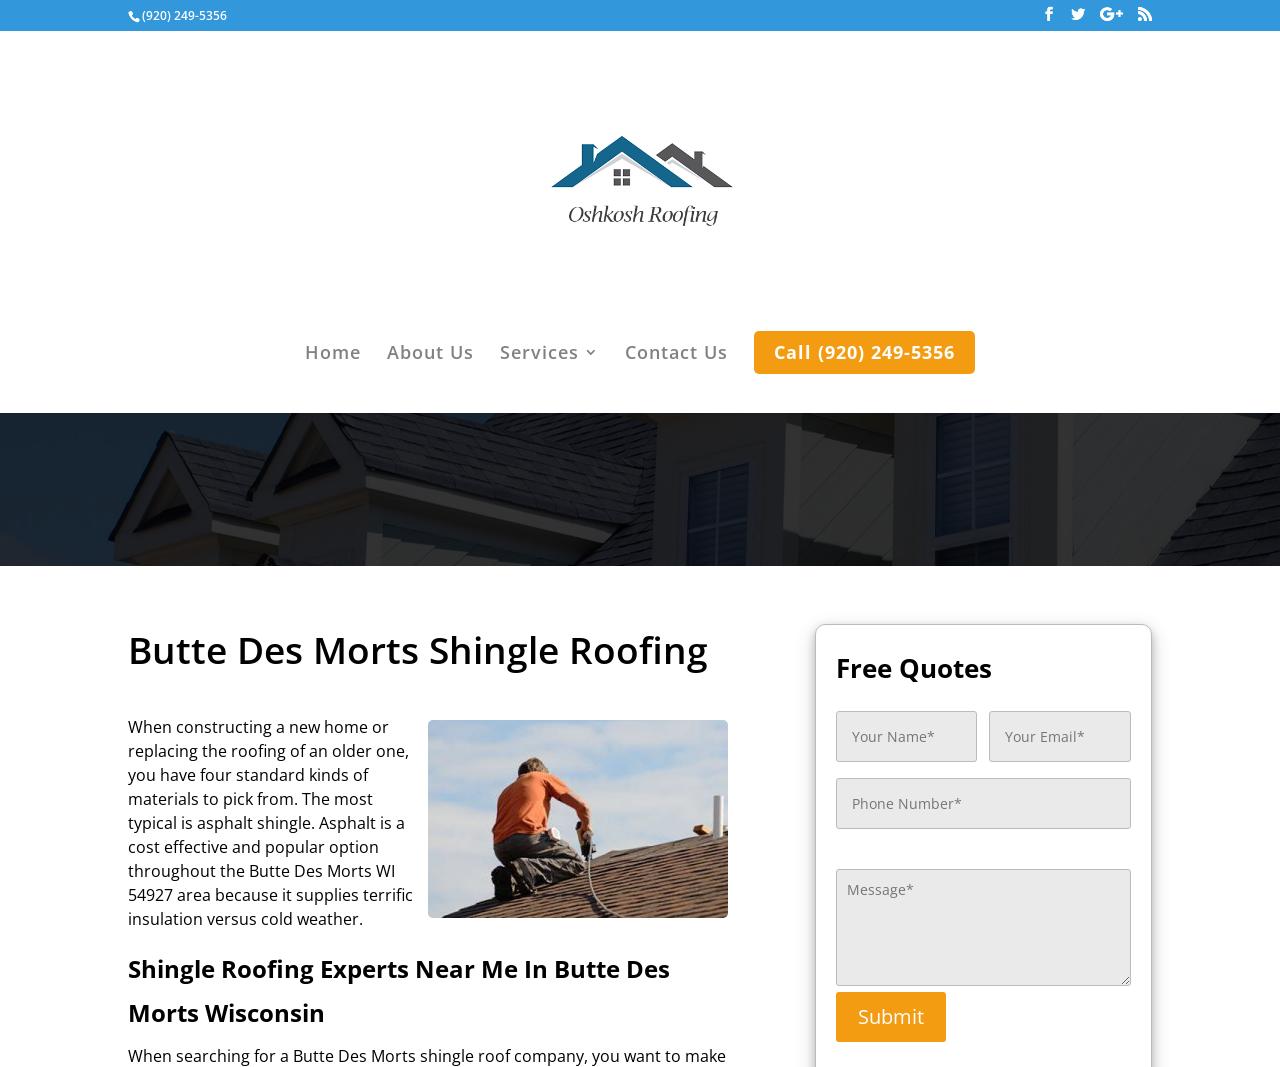 The height and width of the screenshot is (1067, 1280). I want to click on '(920) 249-5356', so click(184, 14).